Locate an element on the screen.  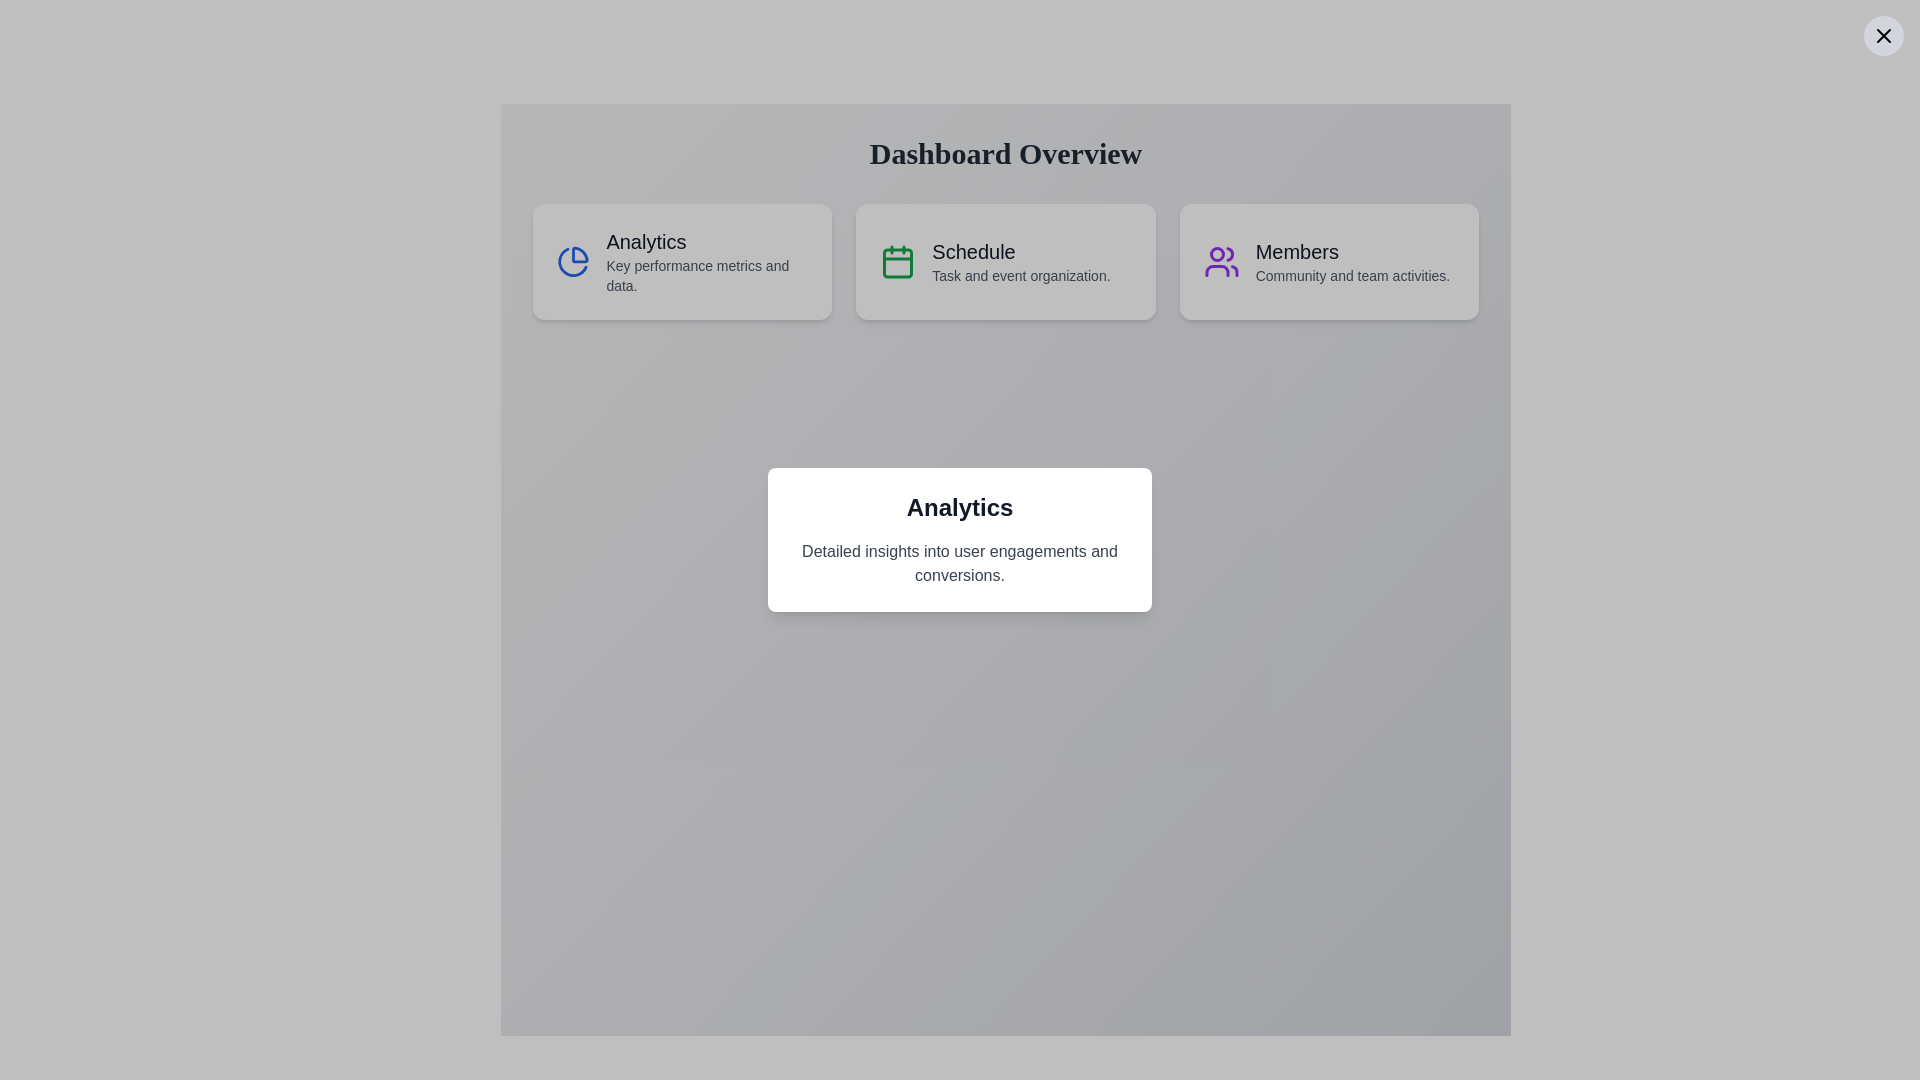
the blue quarter-circle segment of the pie chart icon located to the left of the 'Analytics' tab is located at coordinates (579, 254).